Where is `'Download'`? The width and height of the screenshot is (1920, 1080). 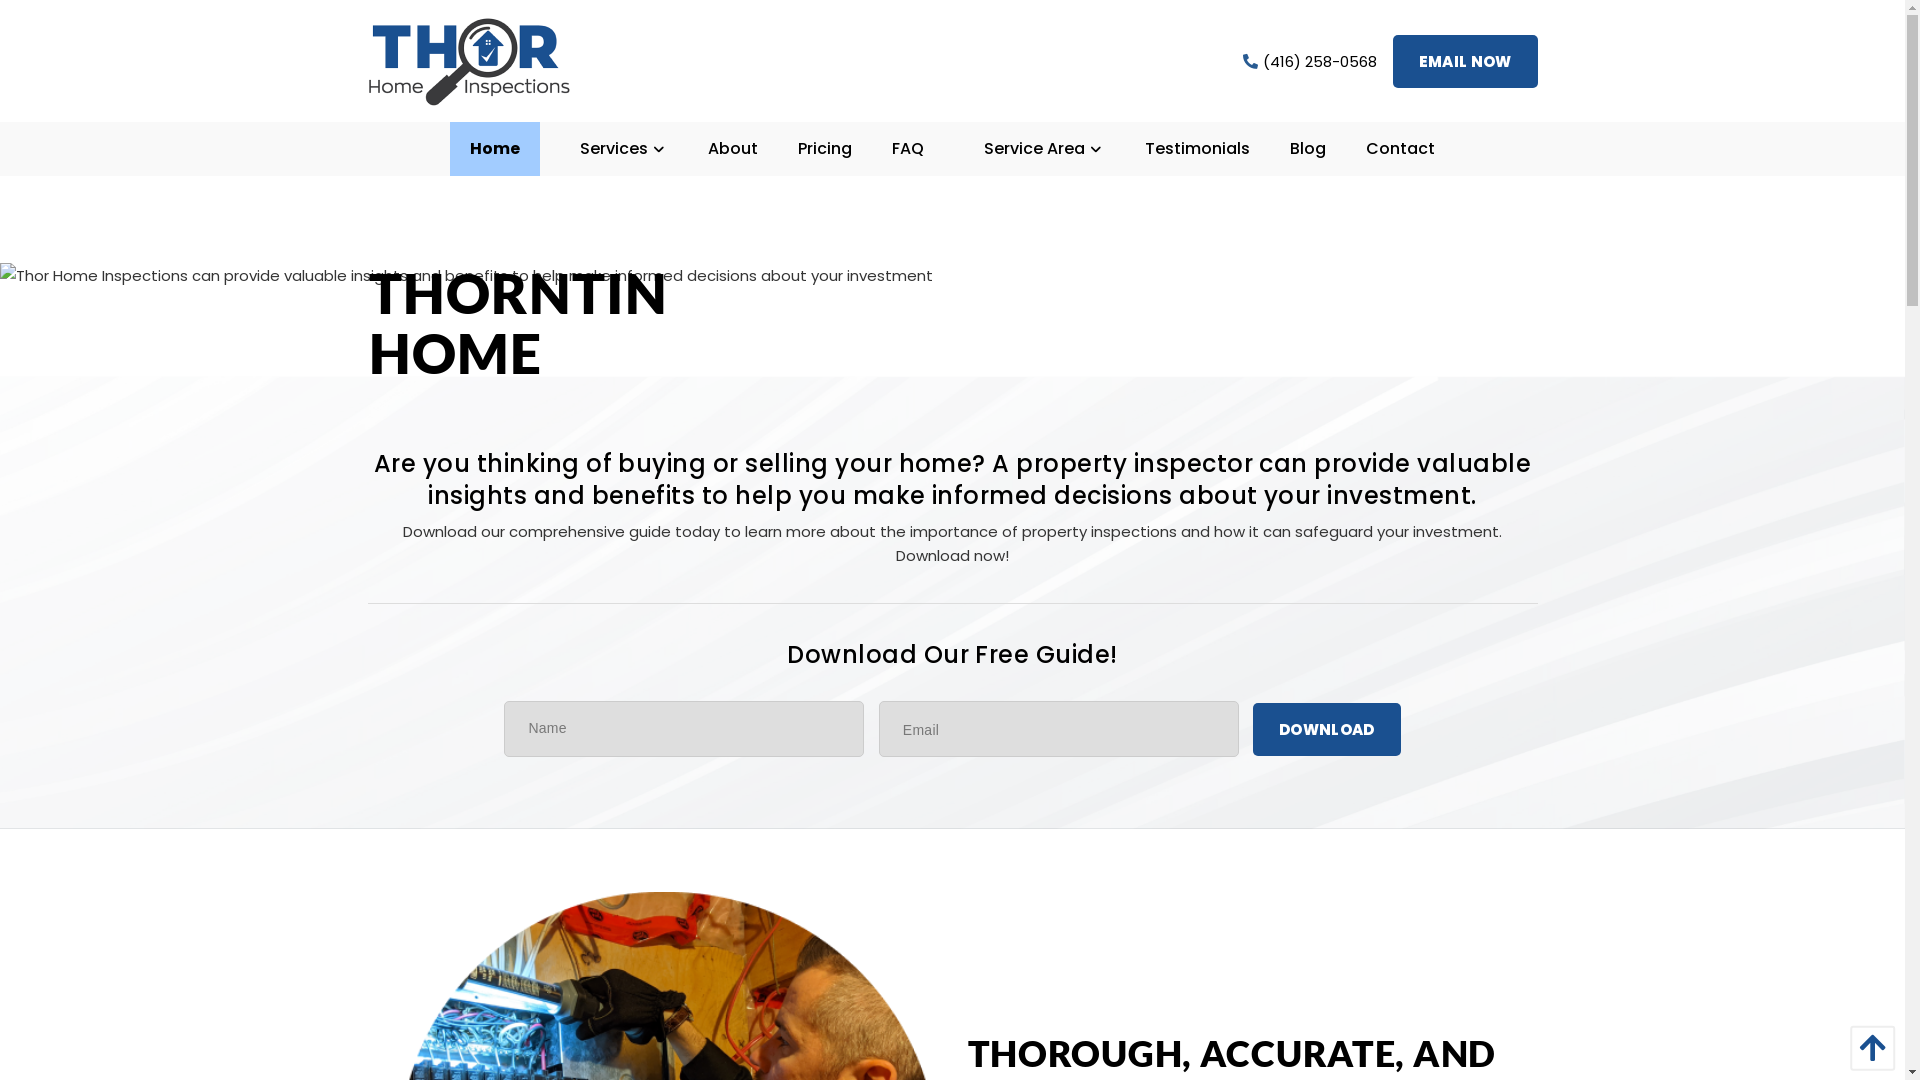 'Download' is located at coordinates (1326, 728).